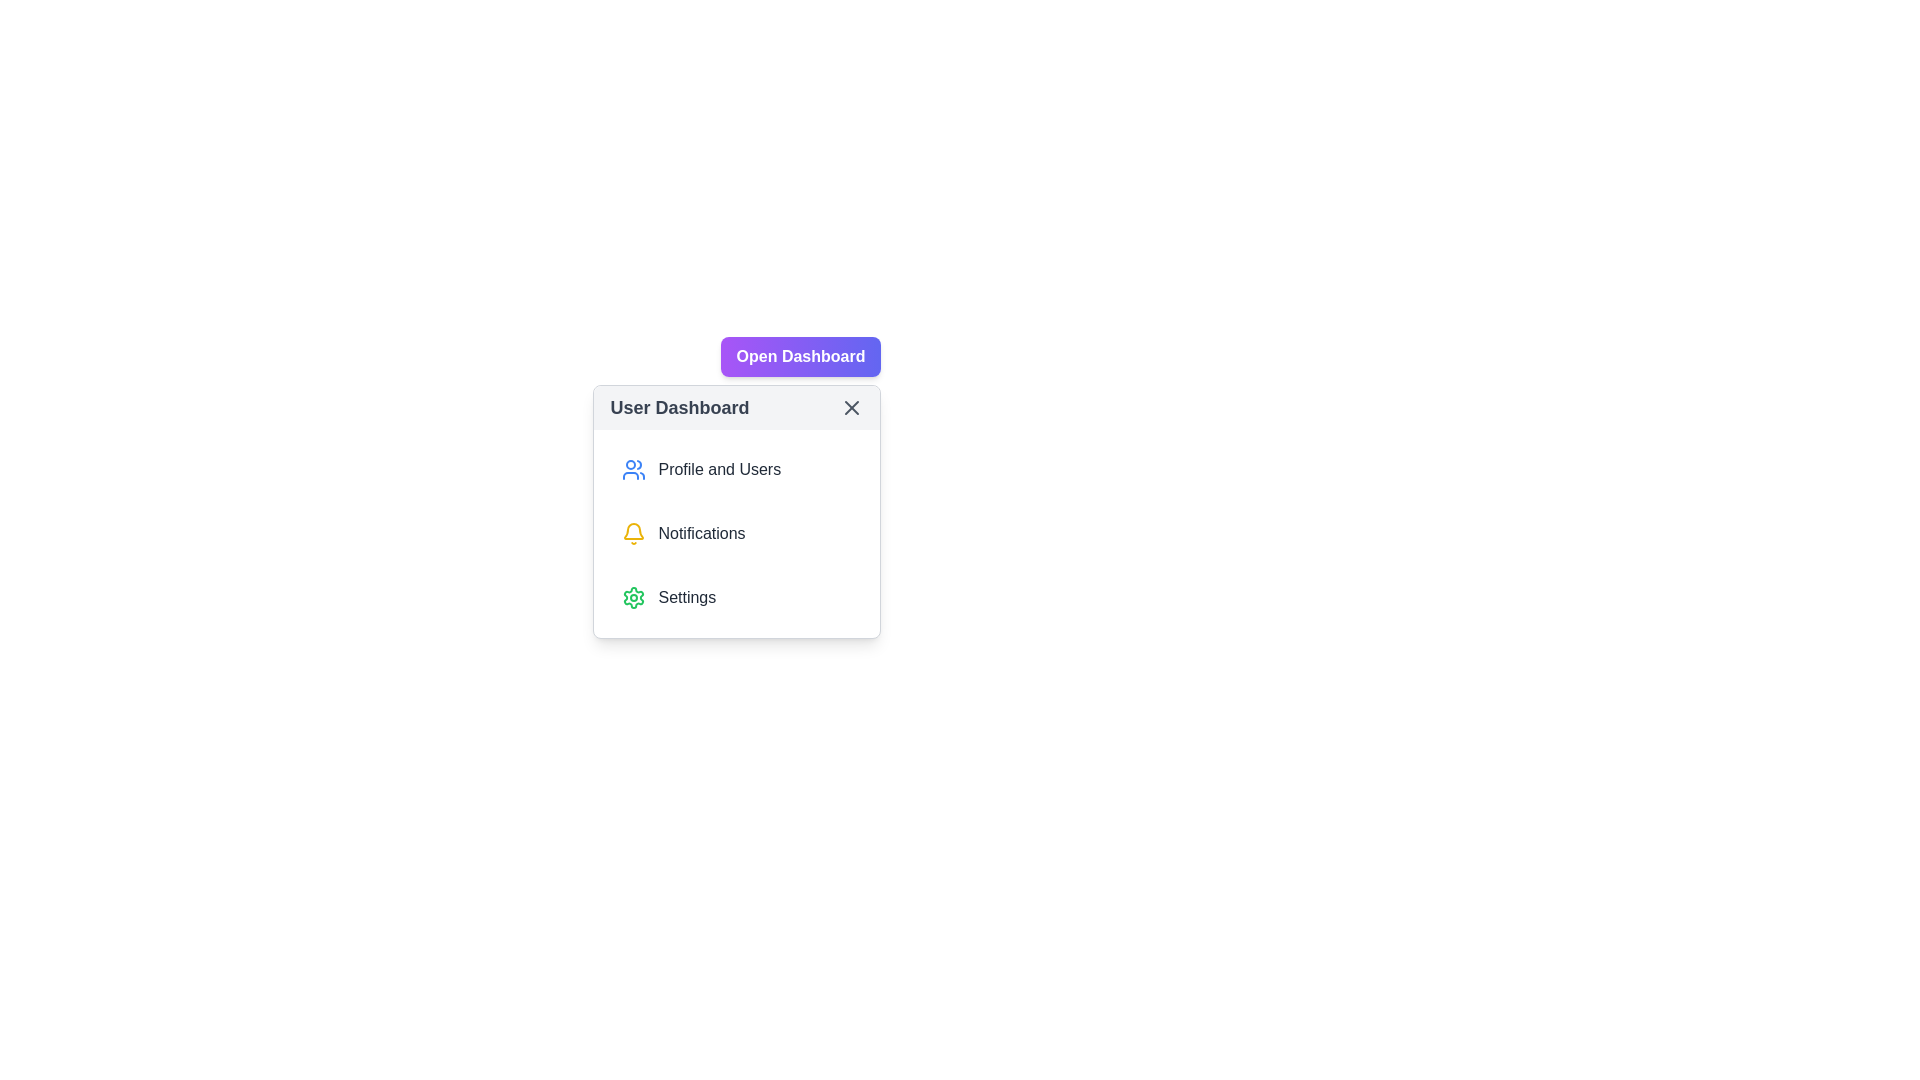  What do you see at coordinates (736, 532) in the screenshot?
I see `the Notifications menu item` at bounding box center [736, 532].